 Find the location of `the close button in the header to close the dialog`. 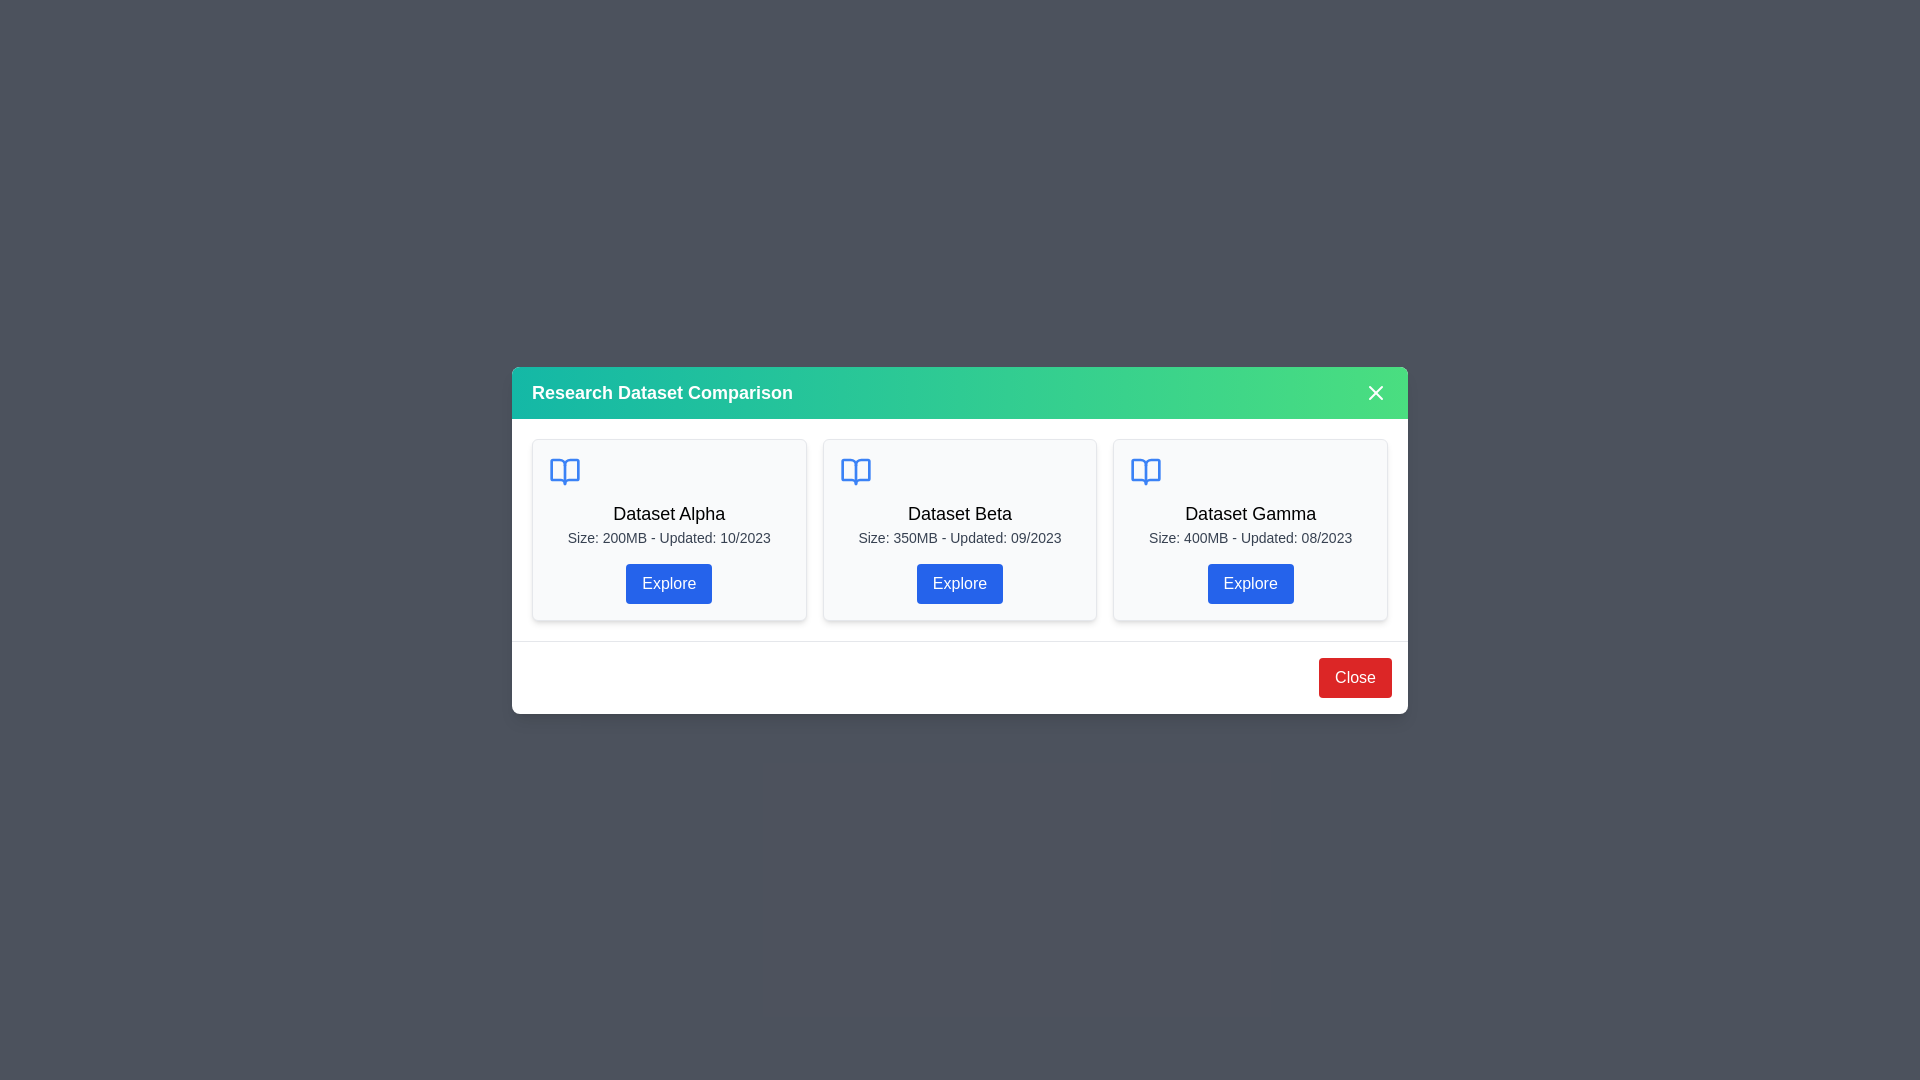

the close button in the header to close the dialog is located at coordinates (1375, 392).